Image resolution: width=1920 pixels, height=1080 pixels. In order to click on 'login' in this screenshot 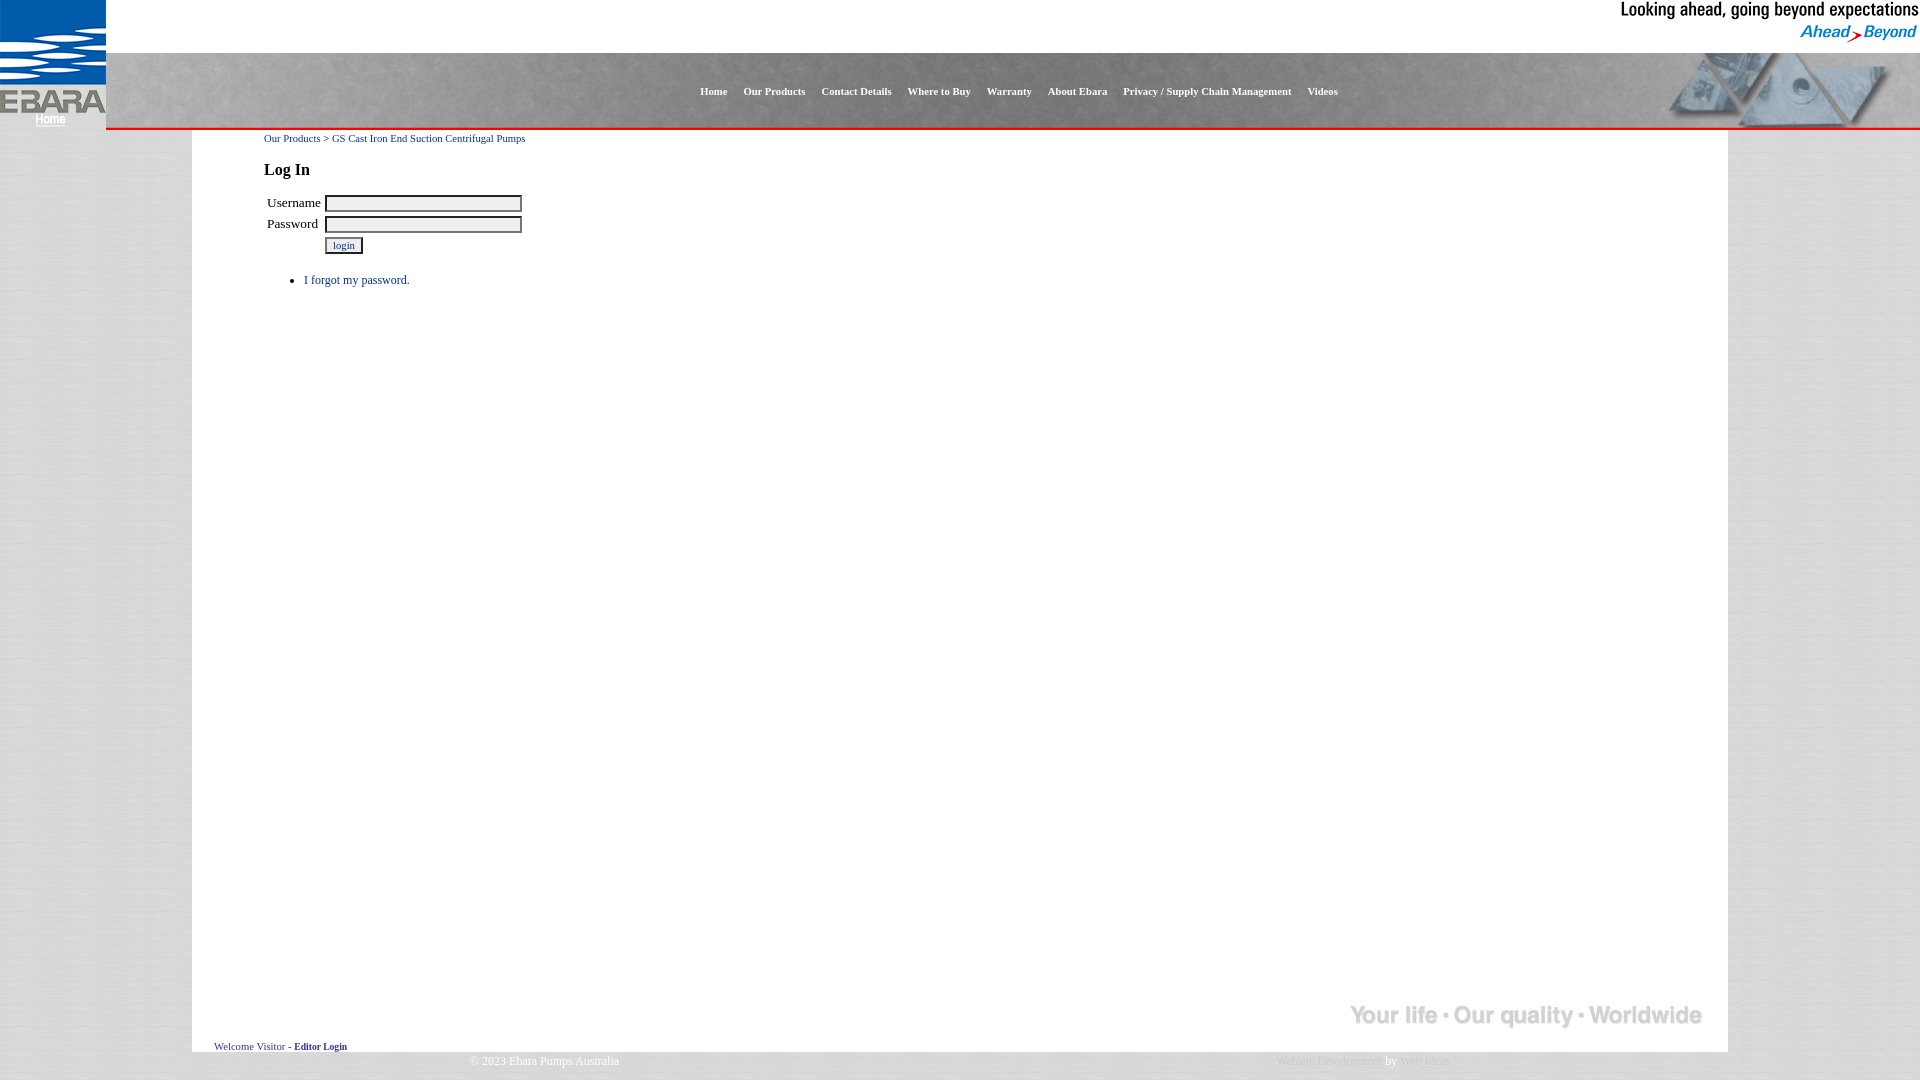, I will do `click(344, 244)`.